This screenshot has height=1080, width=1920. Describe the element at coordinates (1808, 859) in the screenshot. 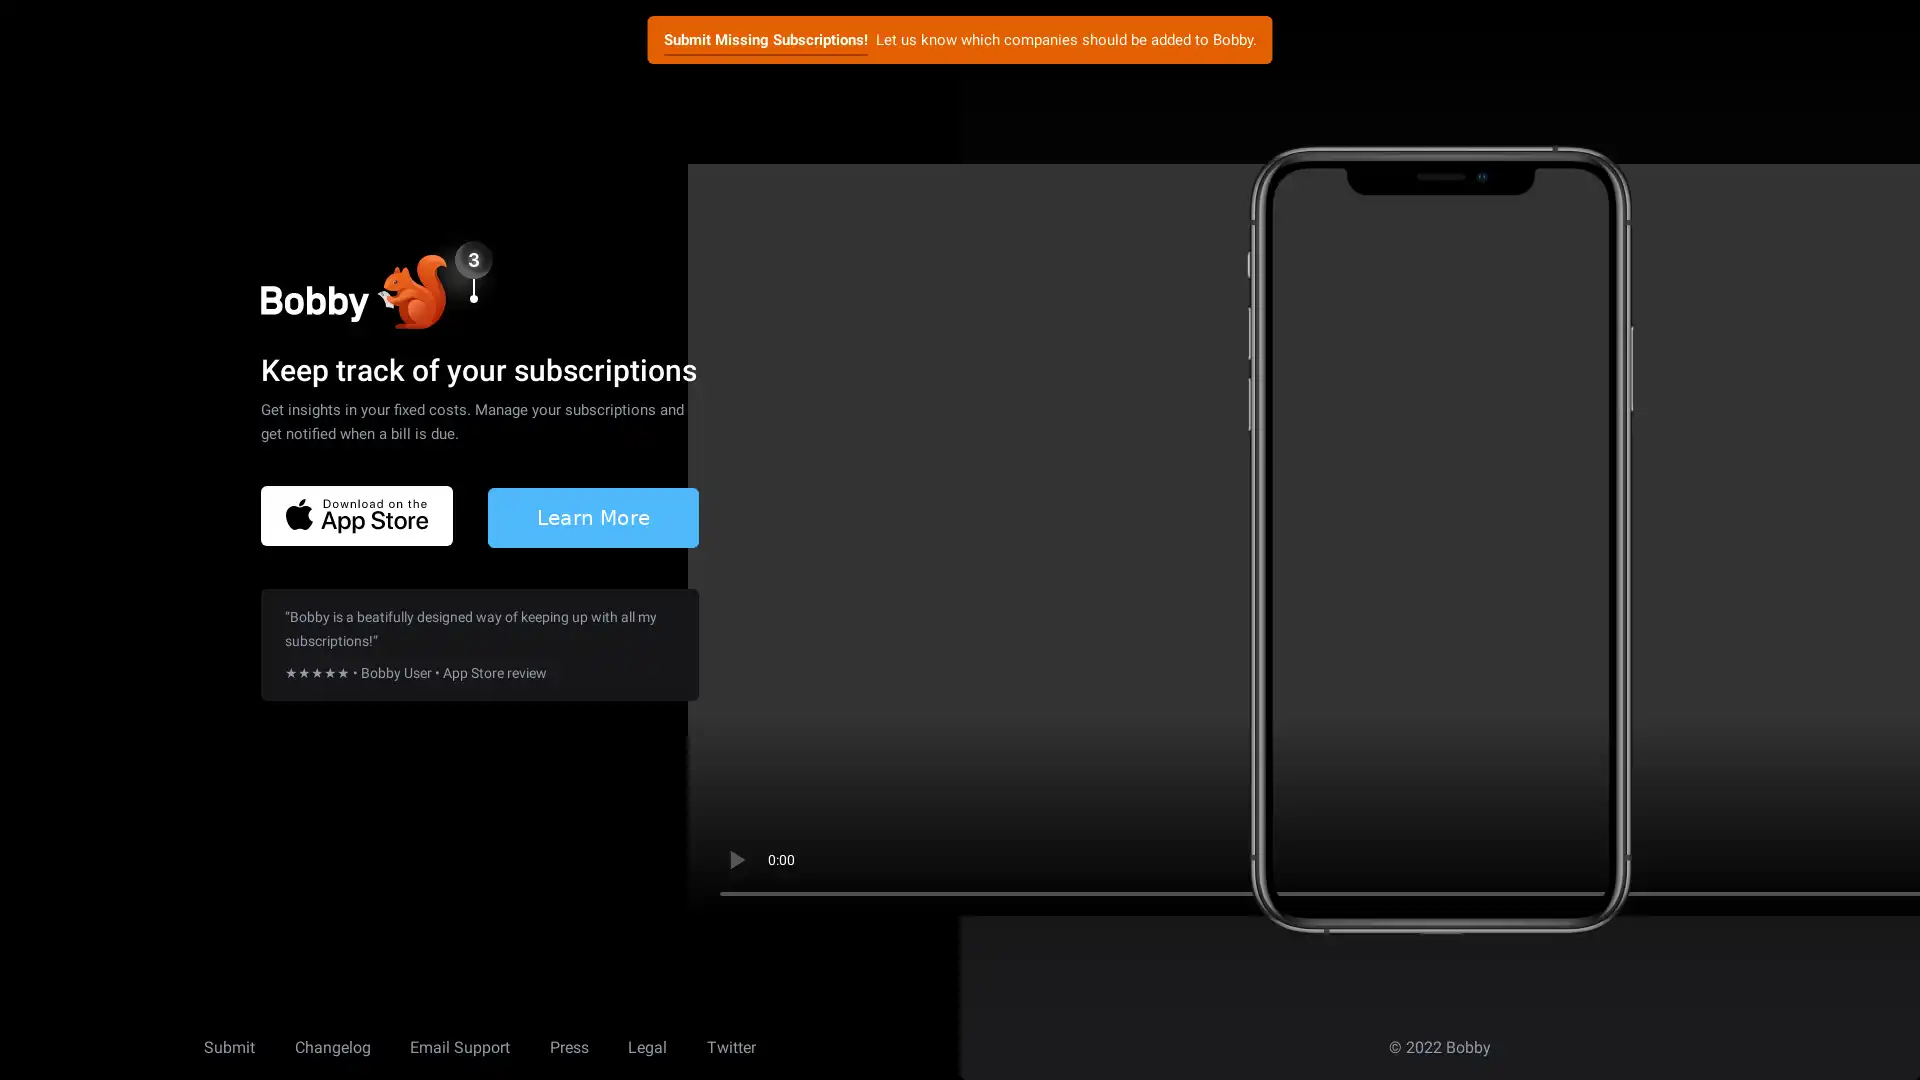

I see `enter full screen` at that location.